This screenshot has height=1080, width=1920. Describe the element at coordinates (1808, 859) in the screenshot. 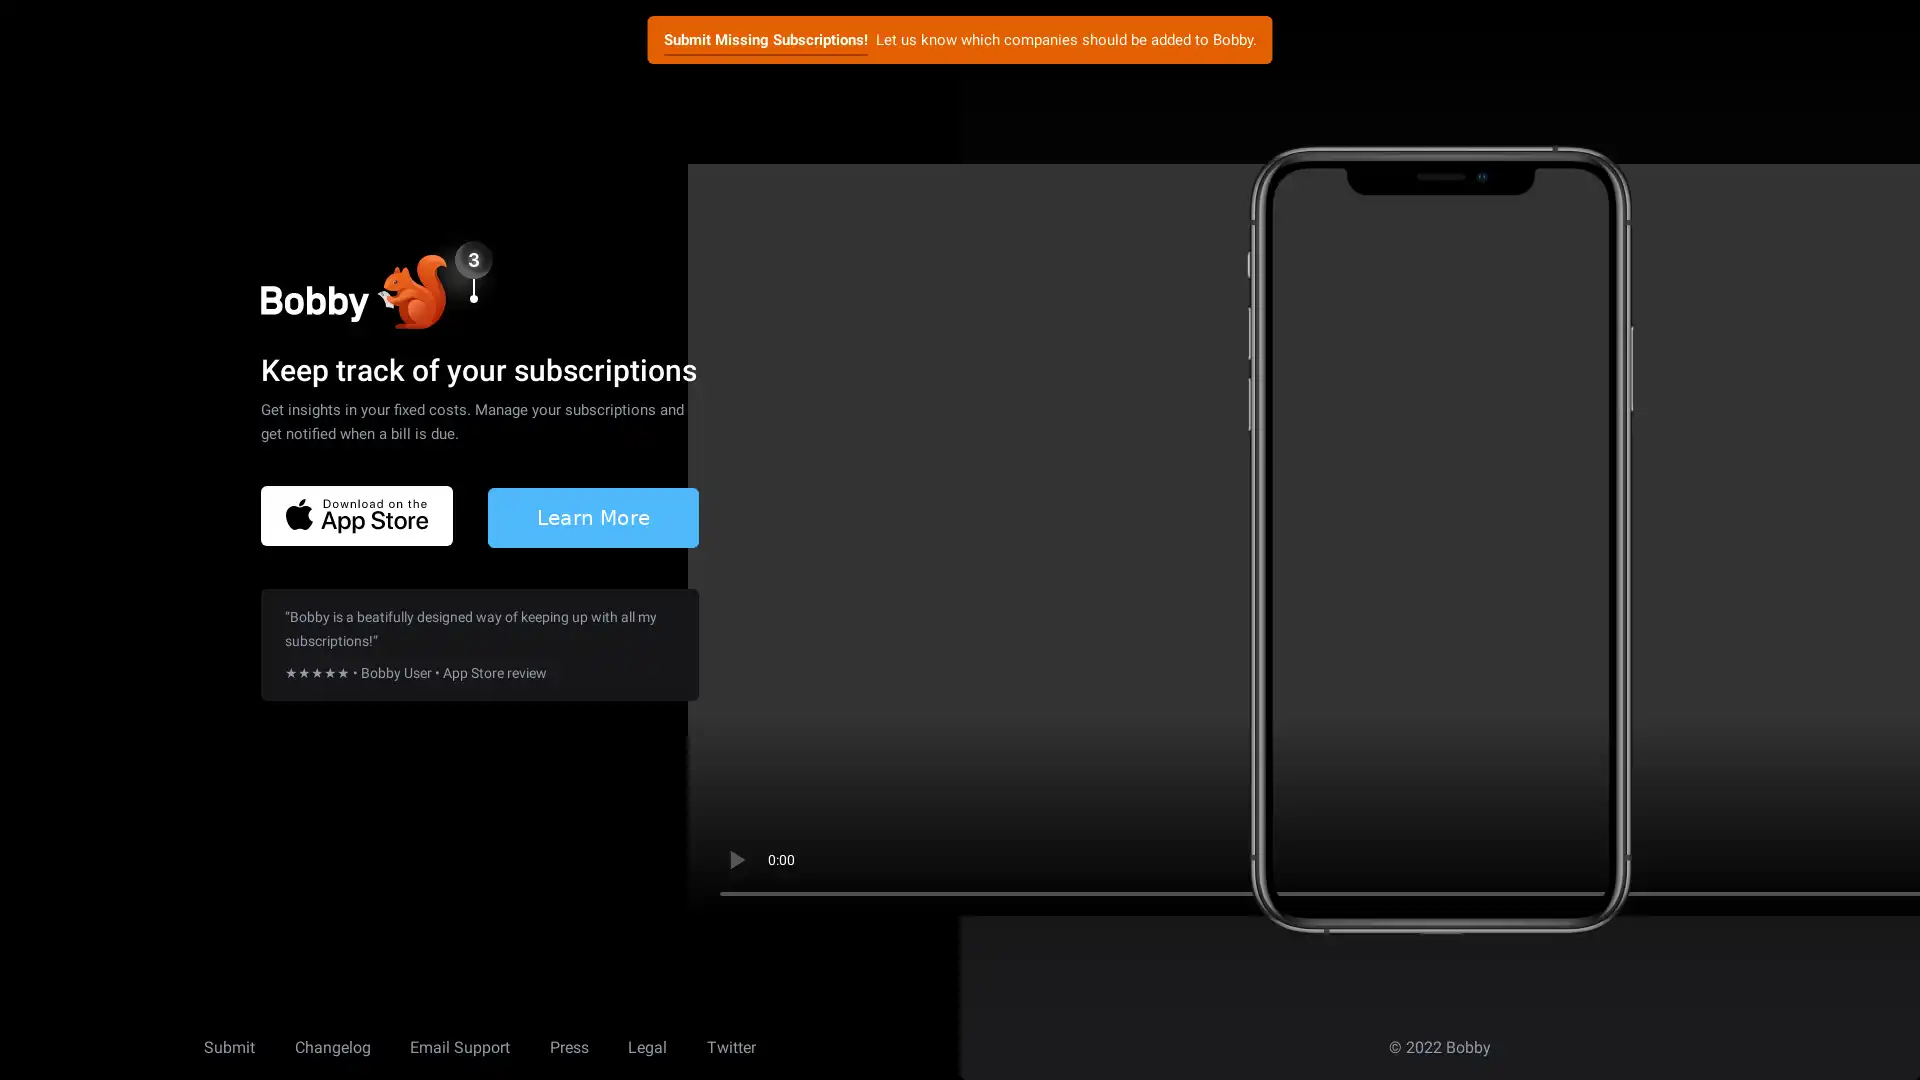

I see `enter full screen` at that location.